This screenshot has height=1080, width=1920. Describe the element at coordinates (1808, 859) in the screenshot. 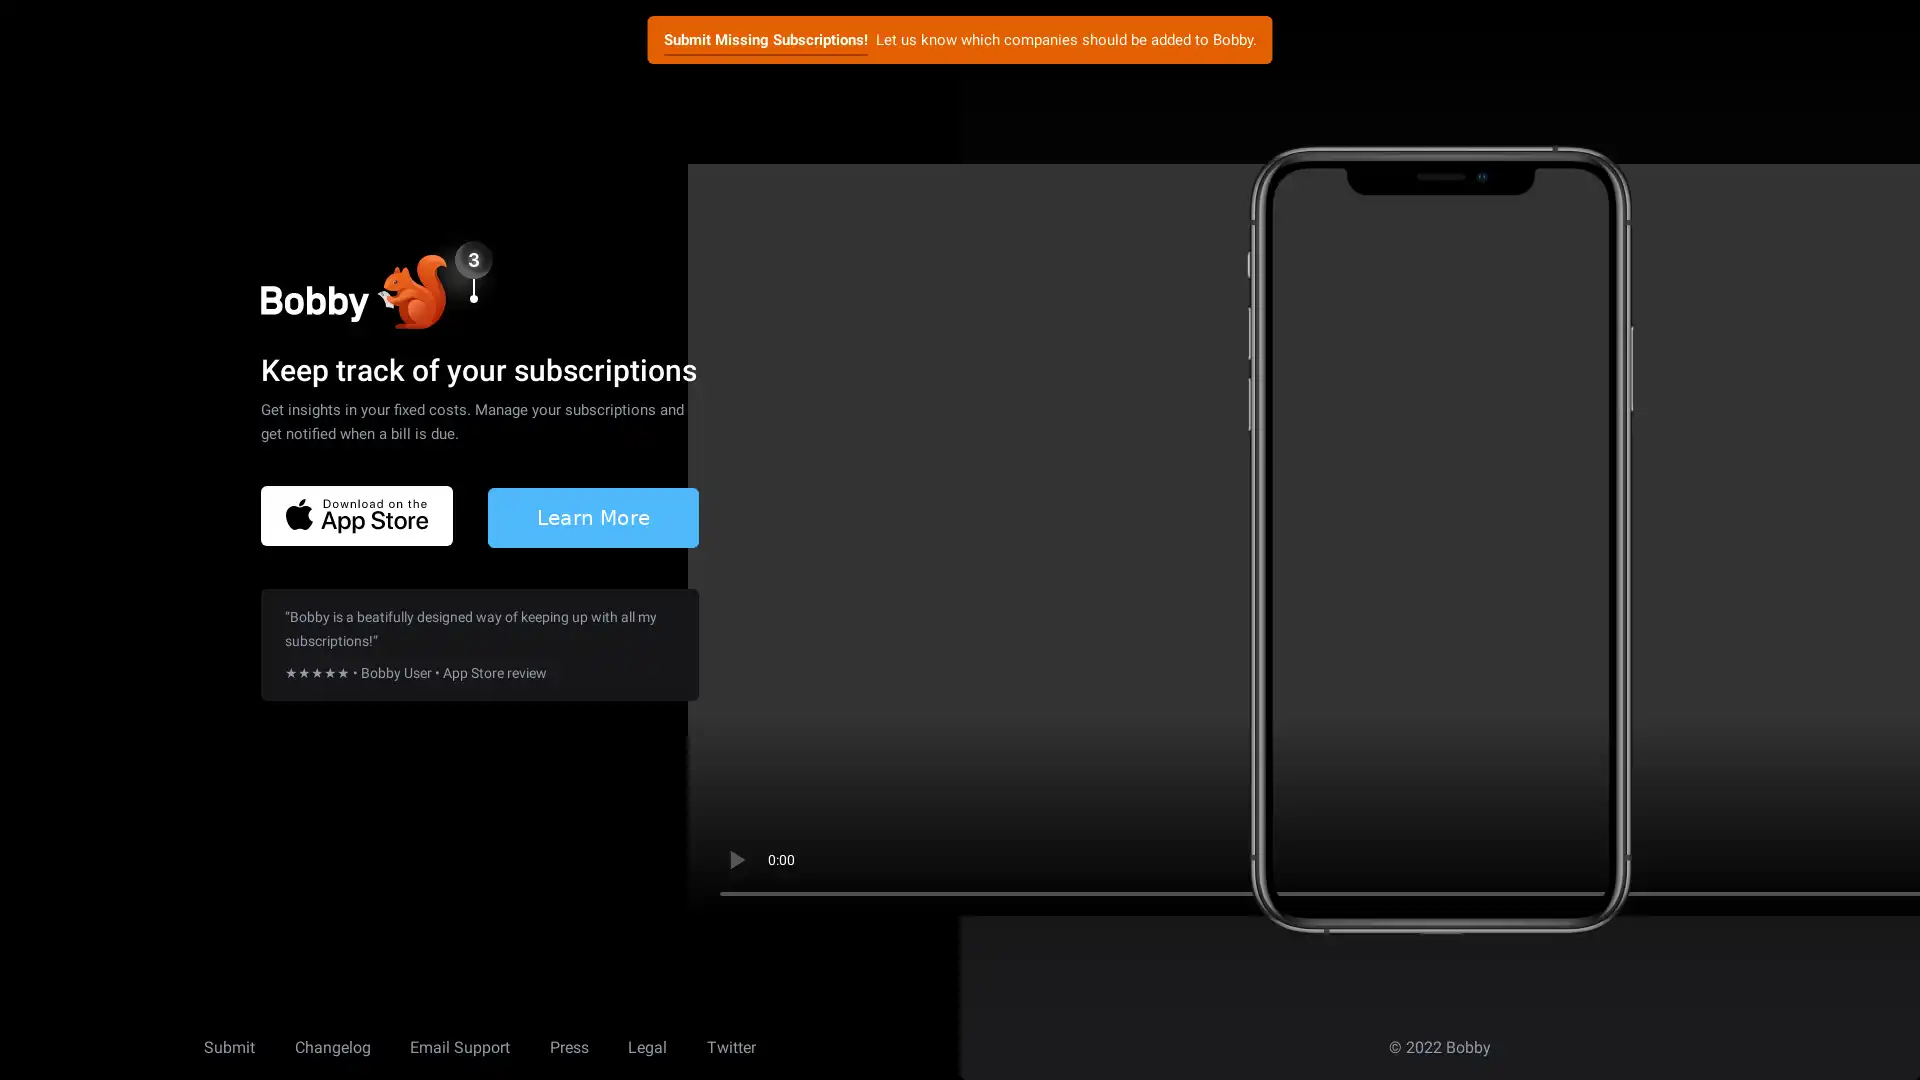

I see `enter full screen` at that location.